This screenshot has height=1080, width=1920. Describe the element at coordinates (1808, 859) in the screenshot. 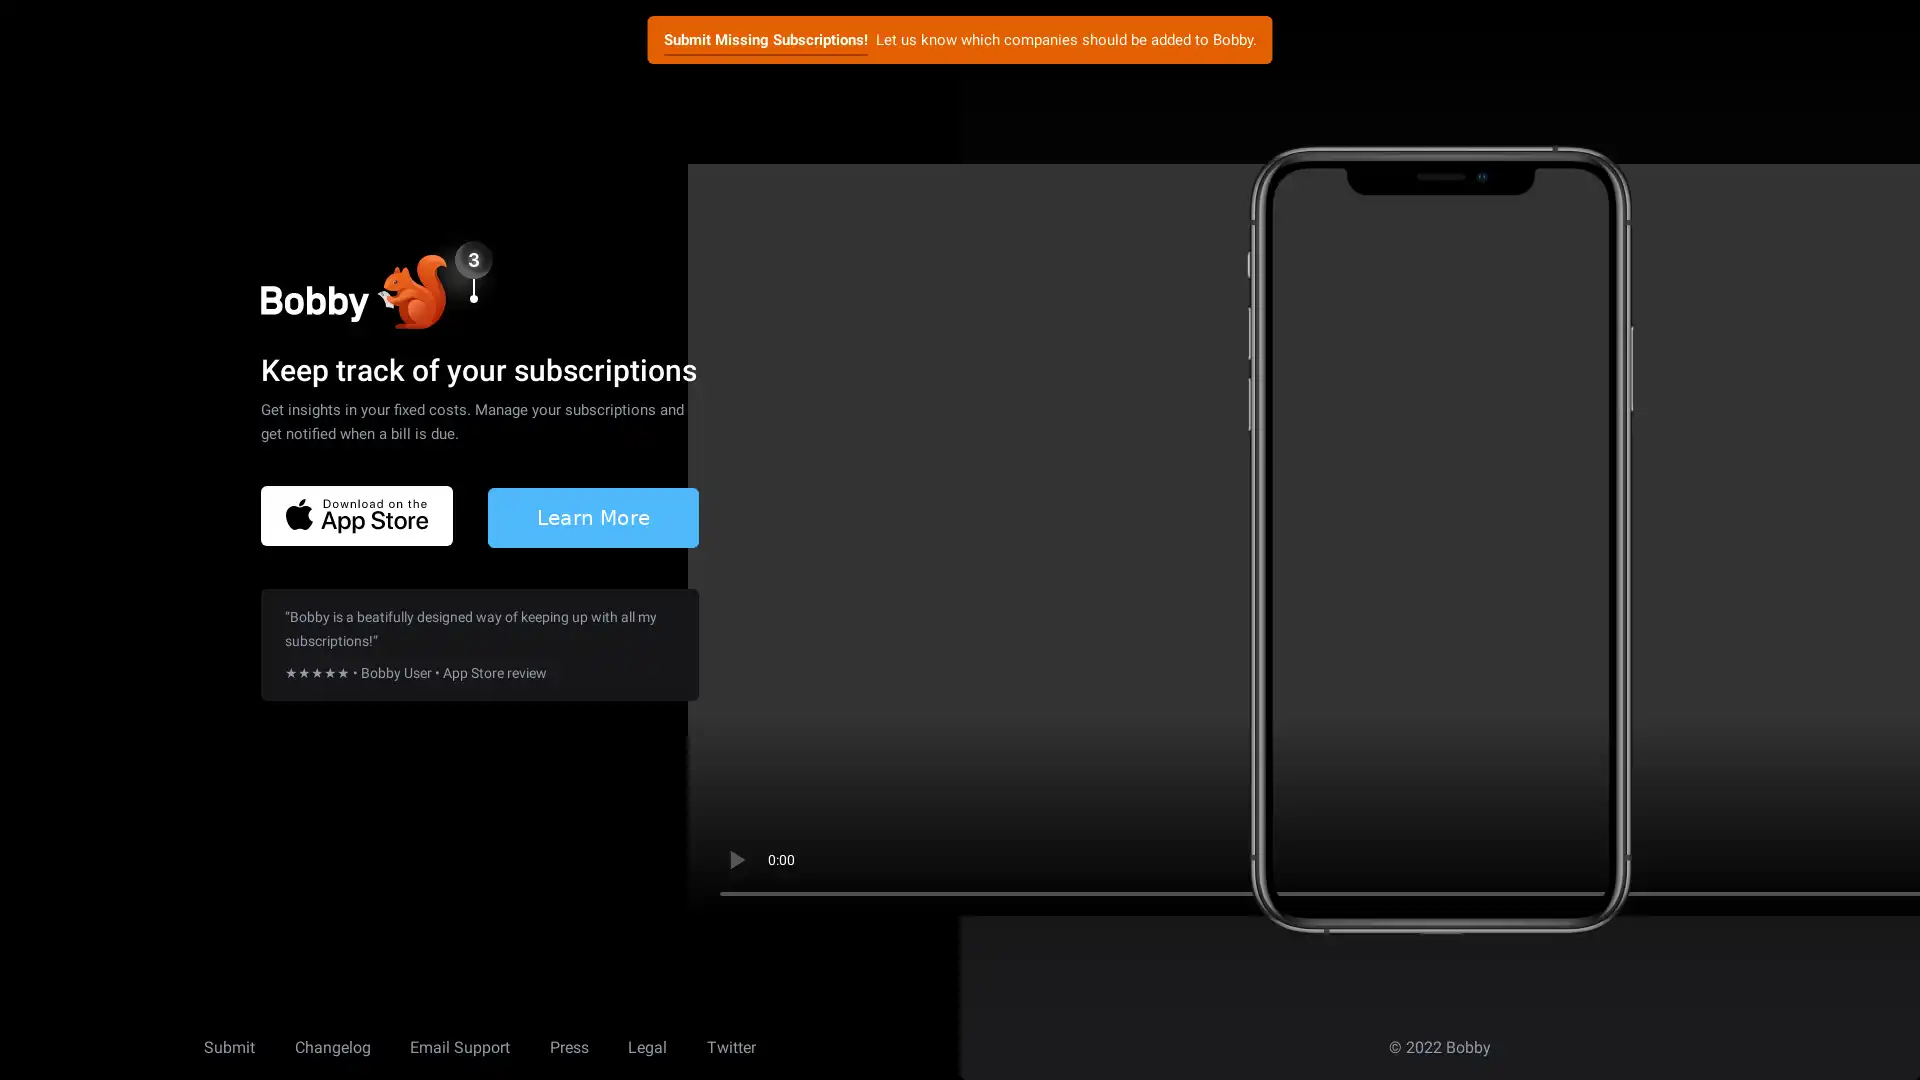

I see `enter full screen` at that location.